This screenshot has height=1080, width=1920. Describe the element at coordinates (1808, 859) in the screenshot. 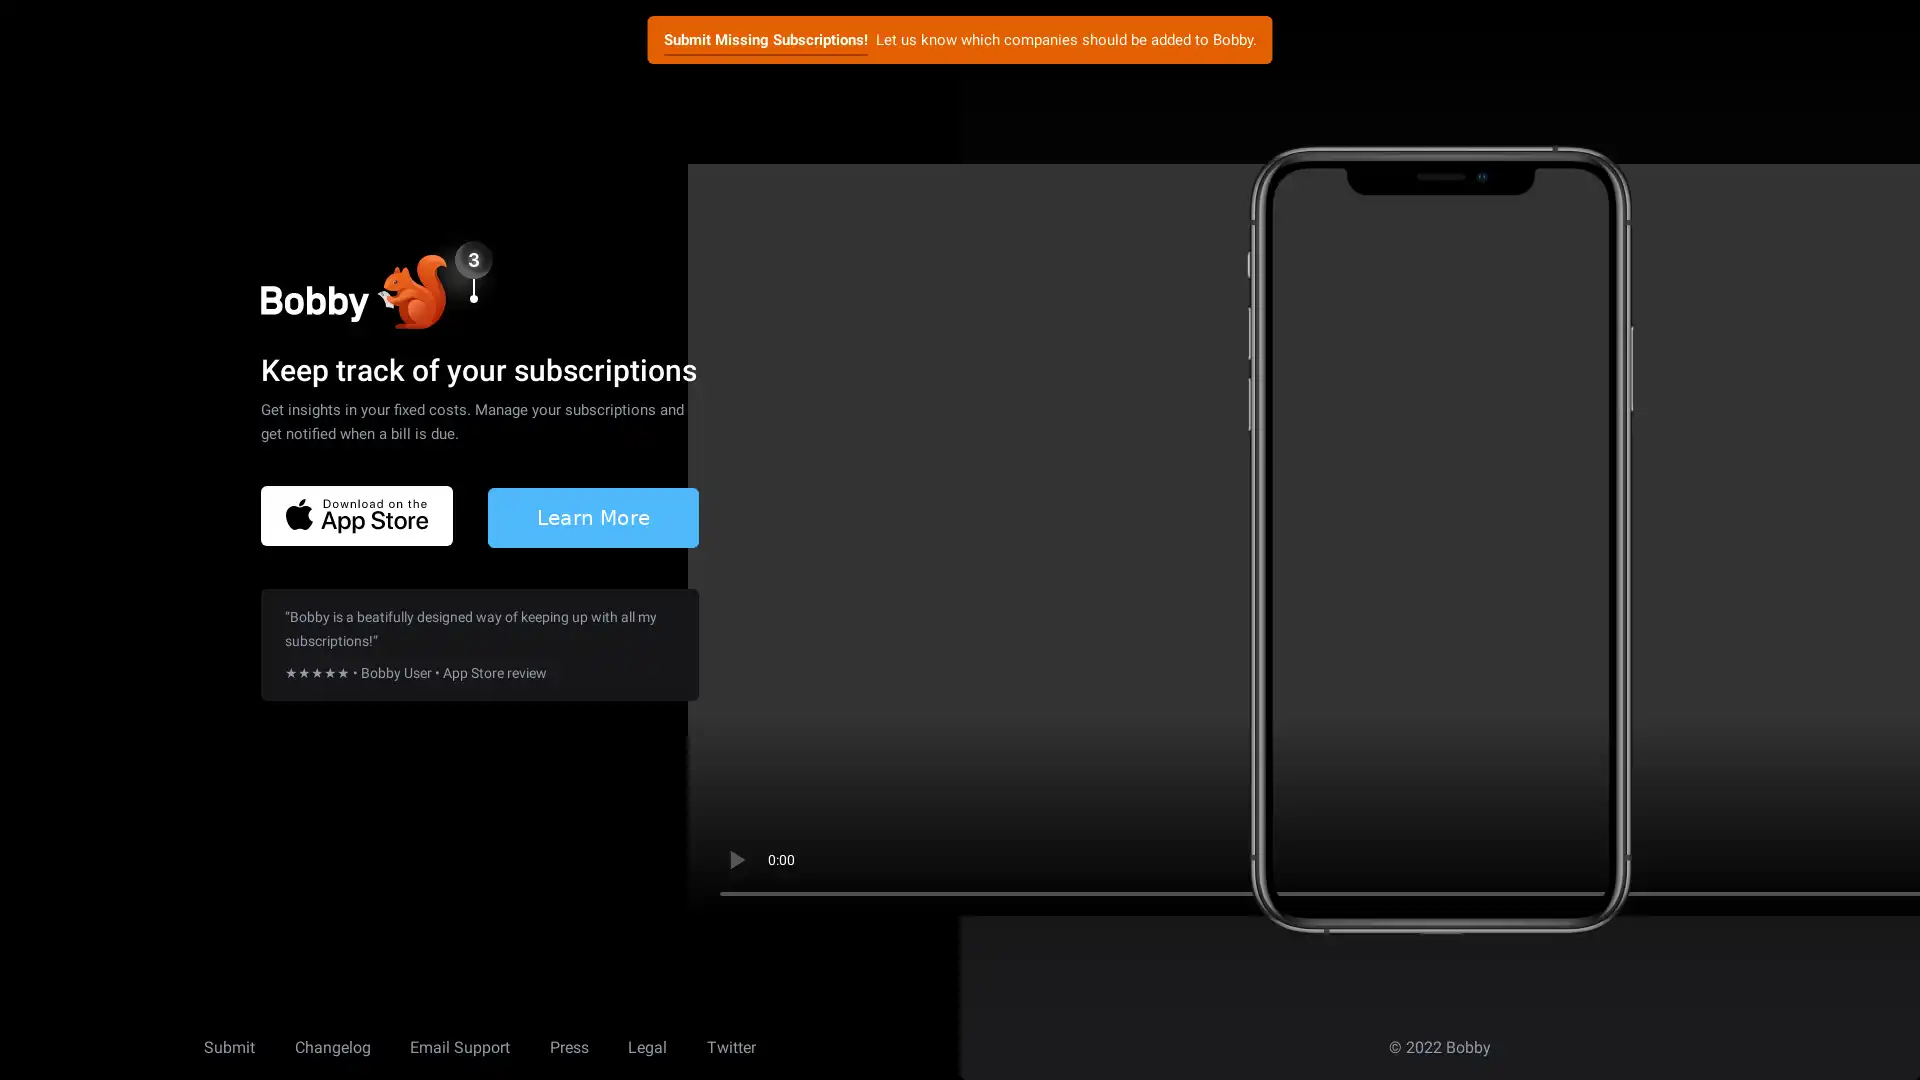

I see `enter full screen` at that location.